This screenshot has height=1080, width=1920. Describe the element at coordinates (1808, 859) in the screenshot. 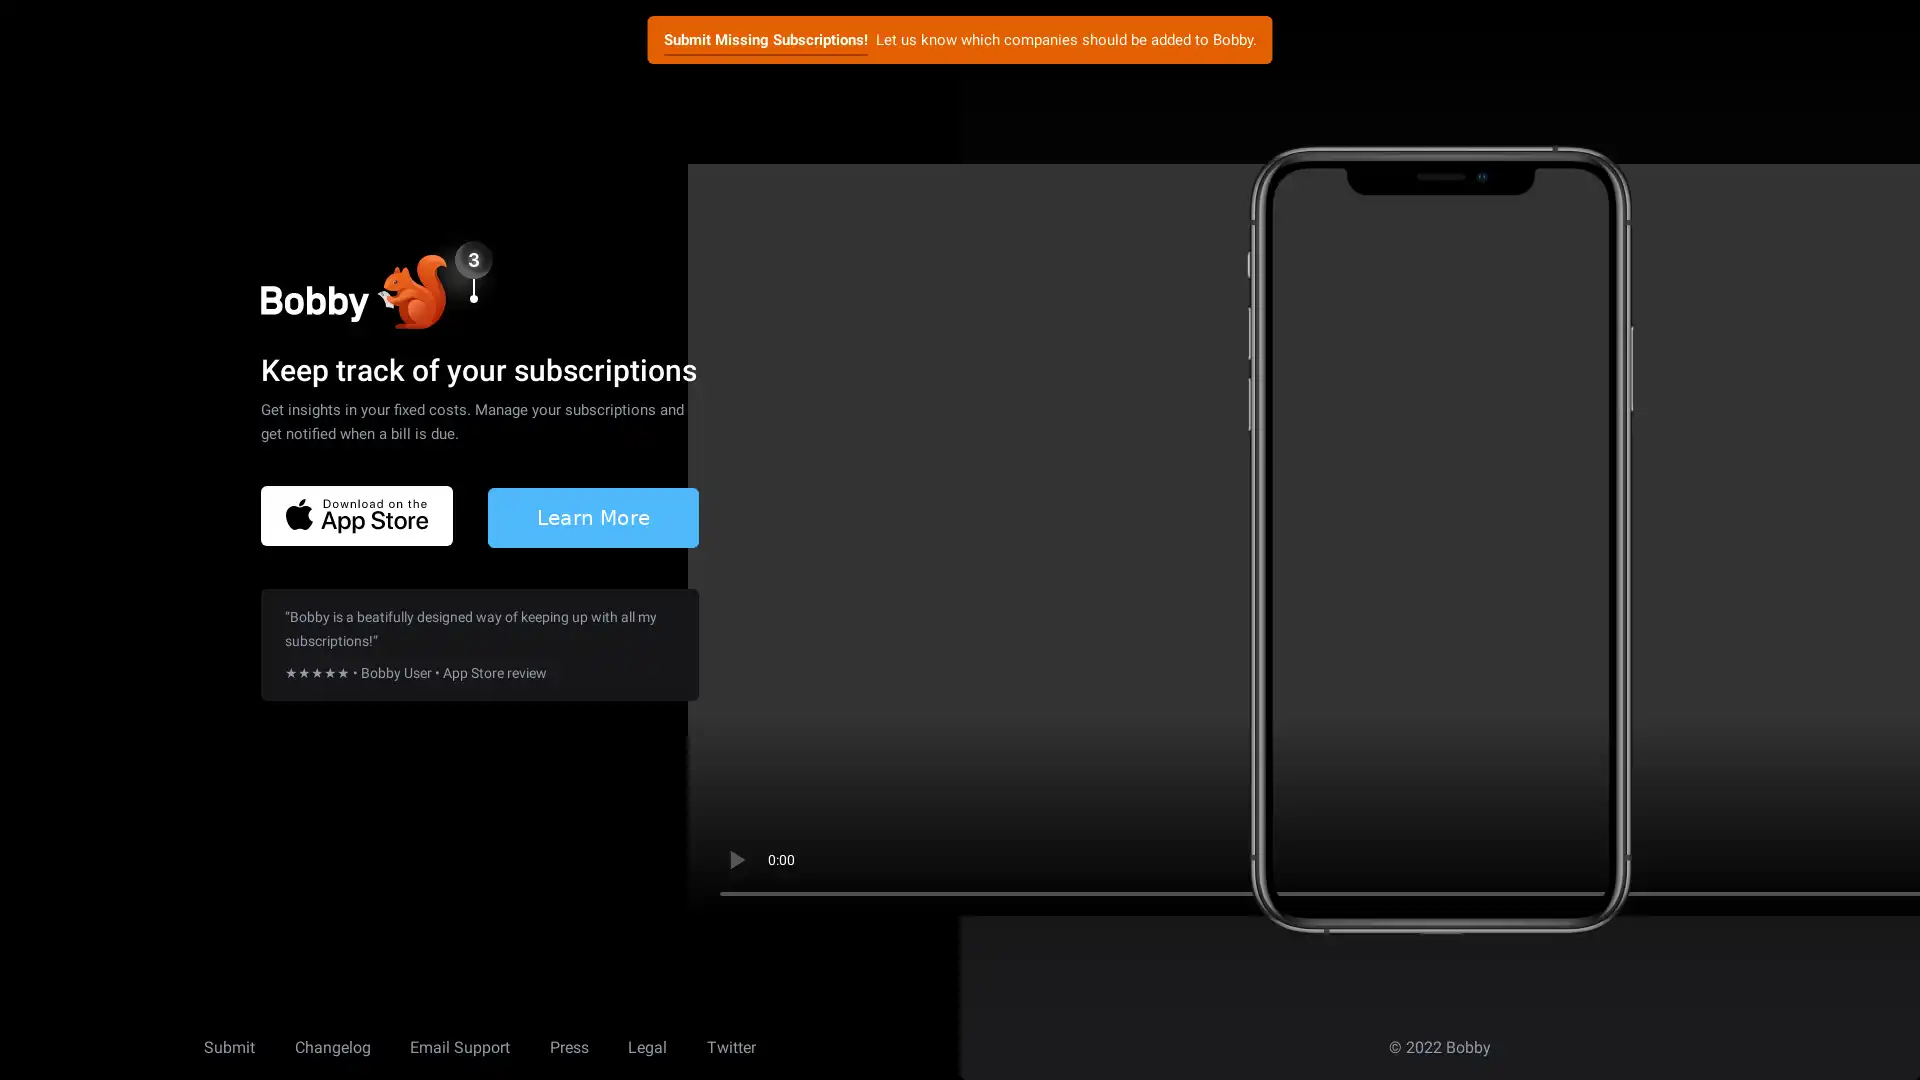

I see `enter full screen` at that location.